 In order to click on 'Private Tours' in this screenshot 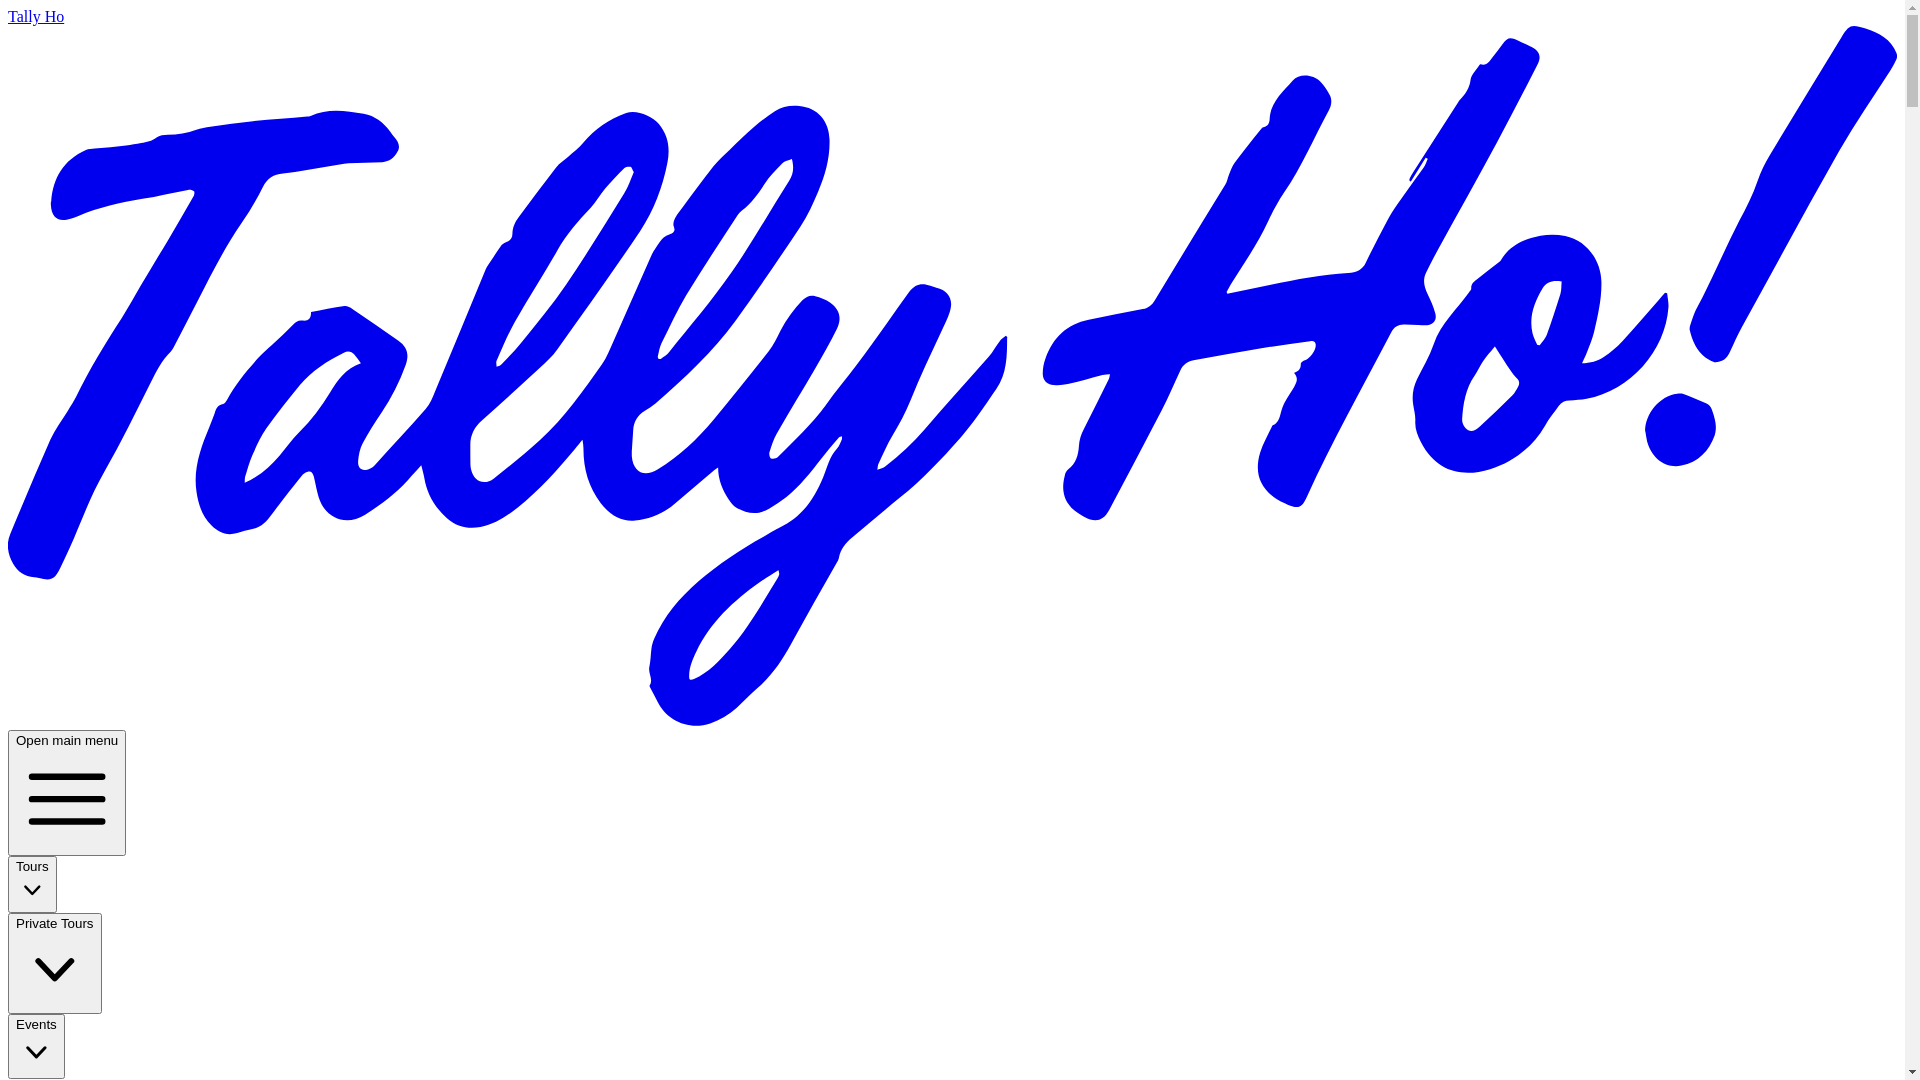, I will do `click(54, 962)`.